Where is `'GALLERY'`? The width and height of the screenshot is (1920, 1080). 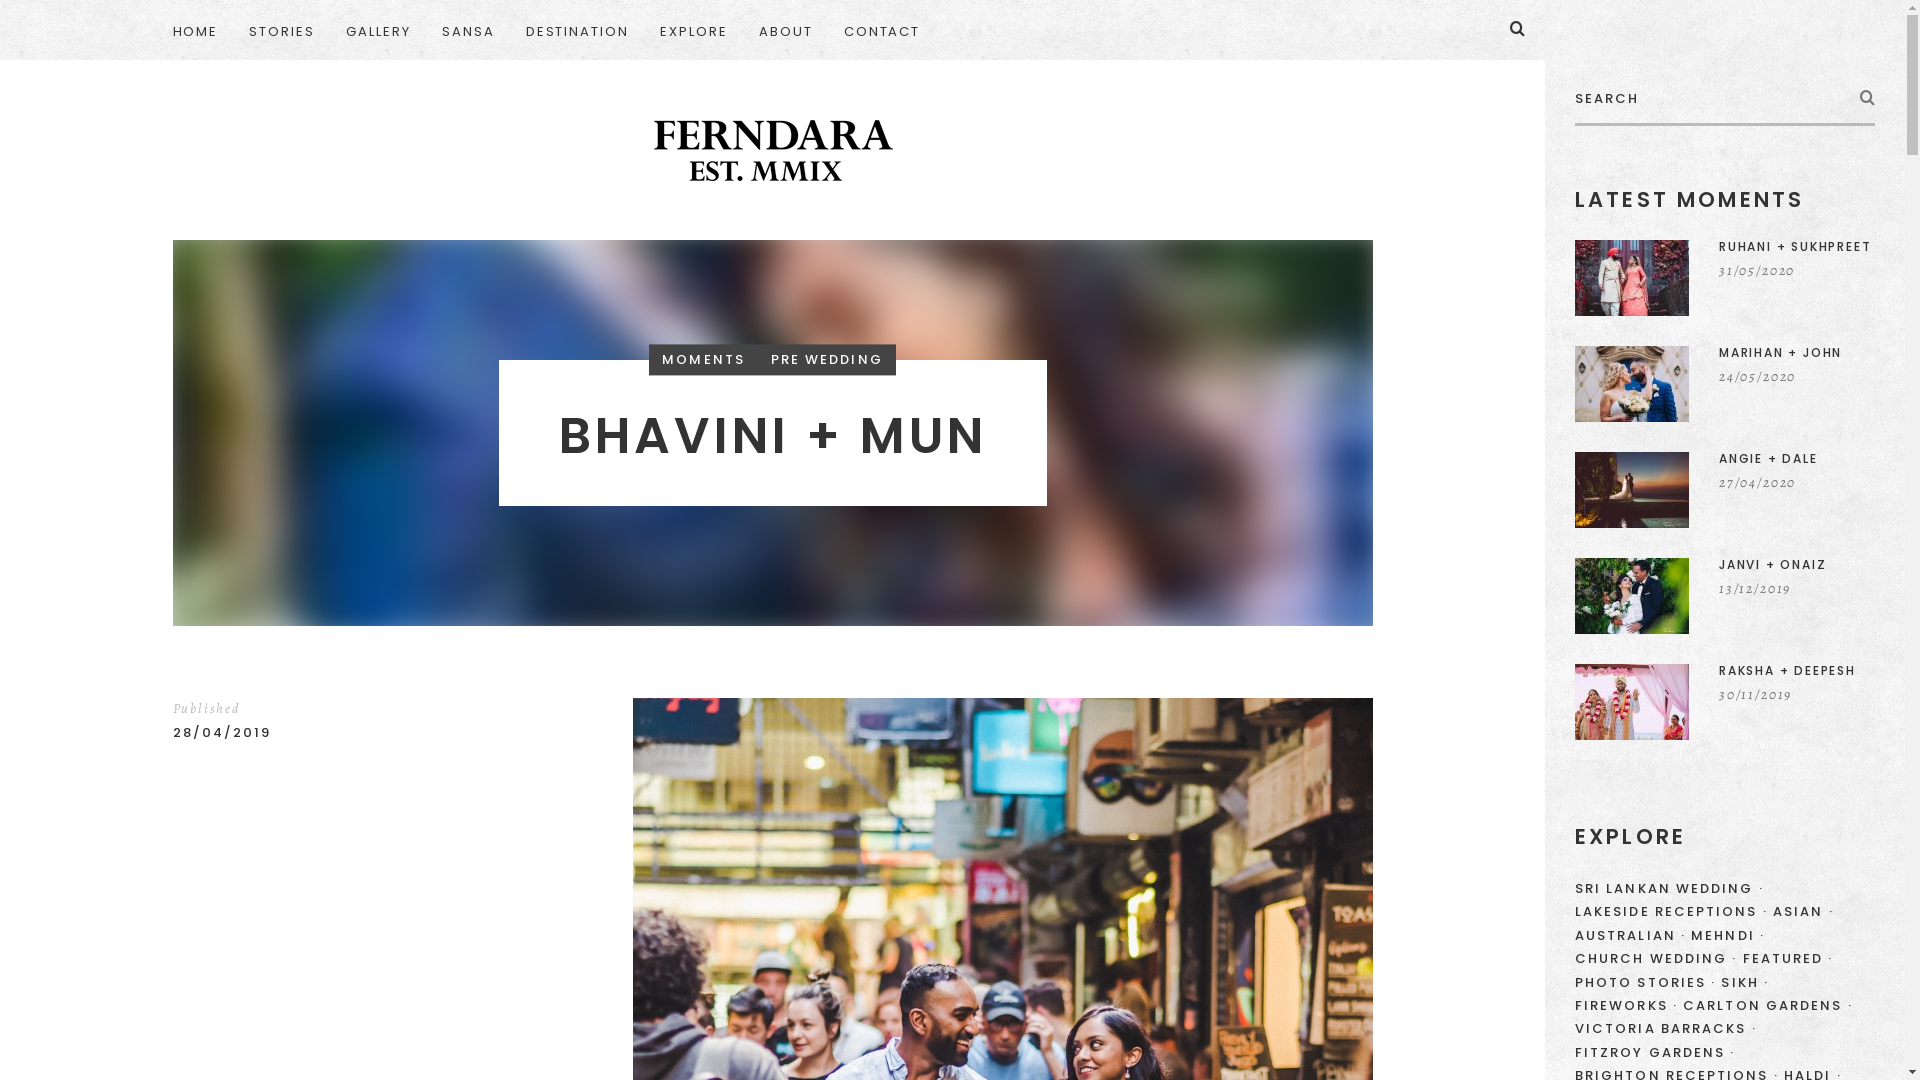 'GALLERY' is located at coordinates (378, 30).